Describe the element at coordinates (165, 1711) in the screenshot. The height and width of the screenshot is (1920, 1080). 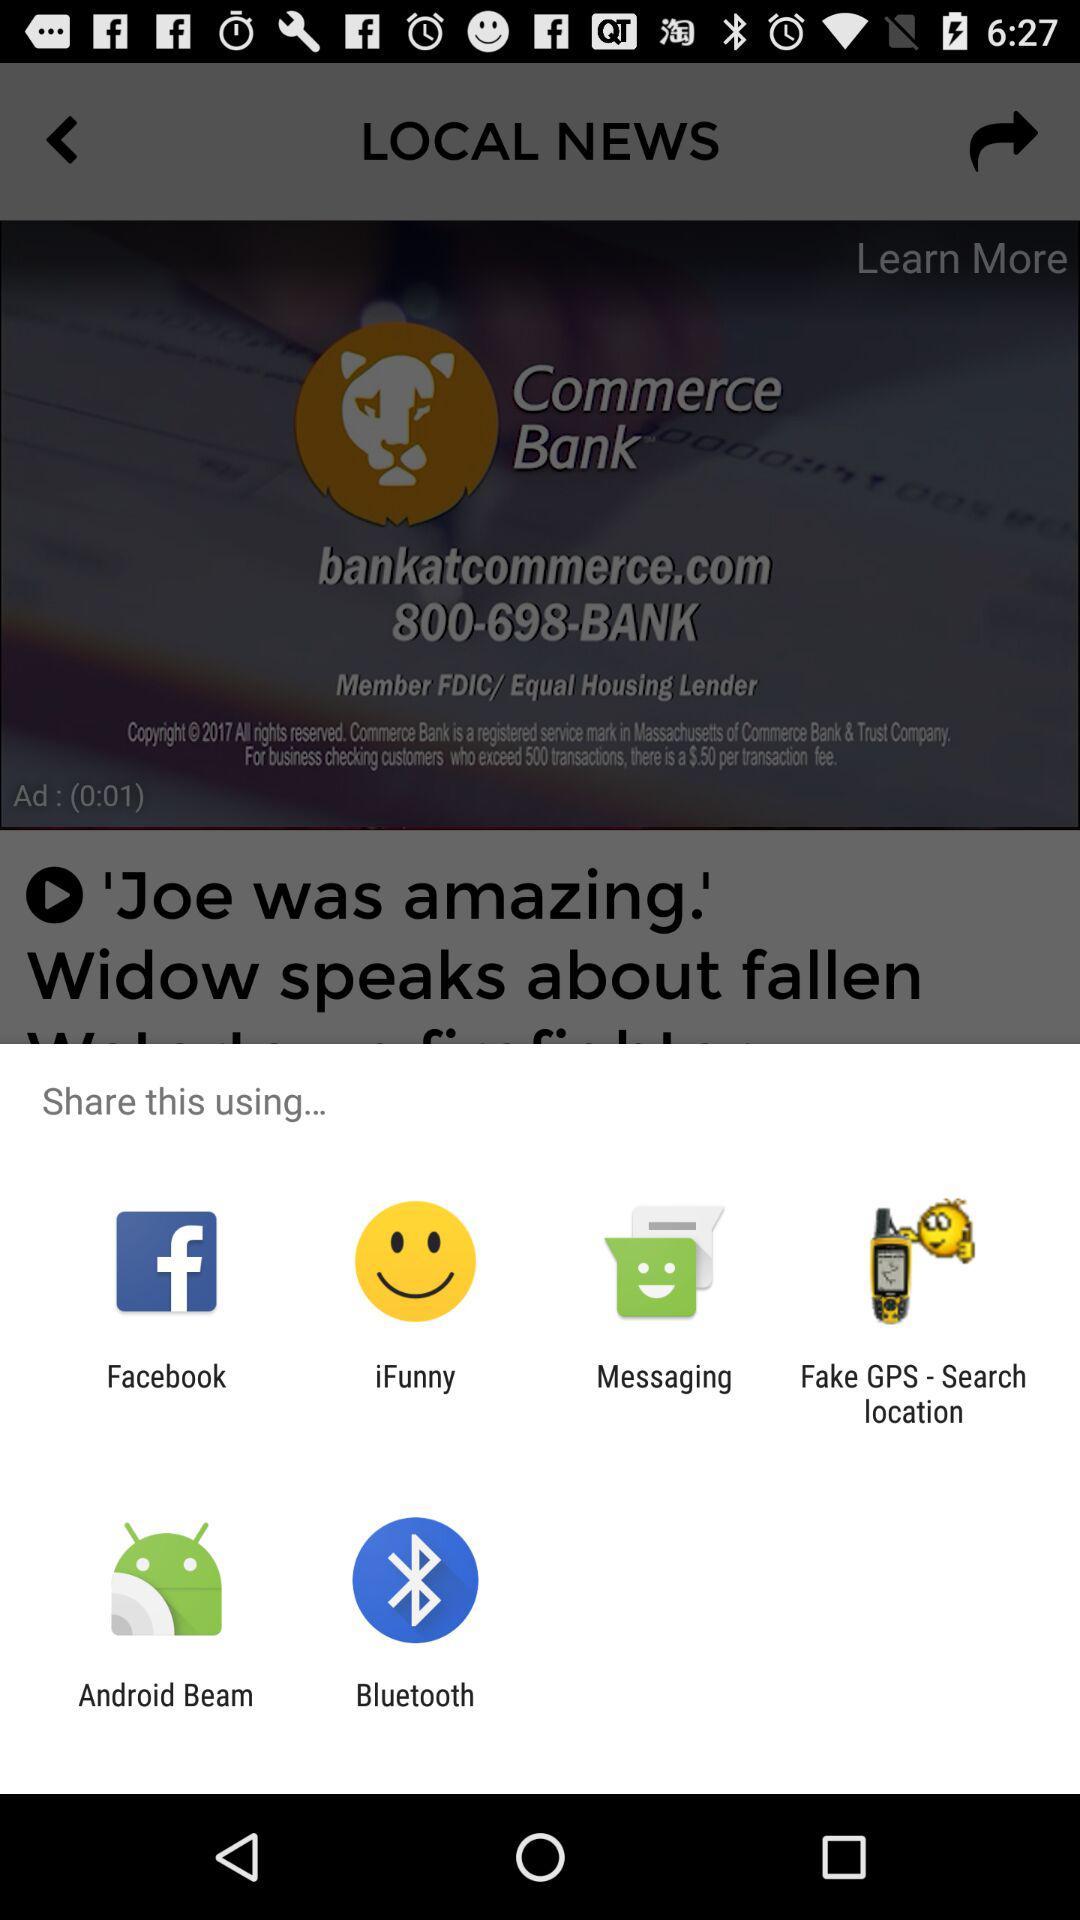
I see `android beam app` at that location.